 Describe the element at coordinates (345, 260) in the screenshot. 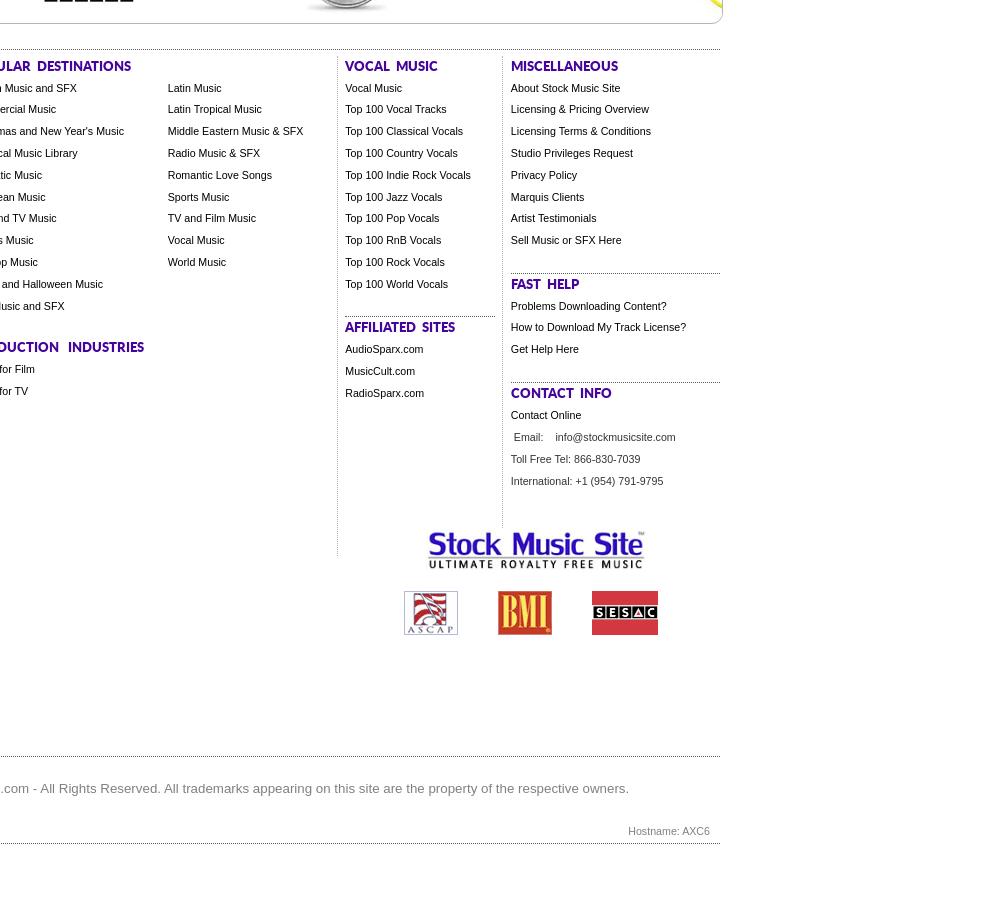

I see `'Top 100 Rock Vocals'` at that location.